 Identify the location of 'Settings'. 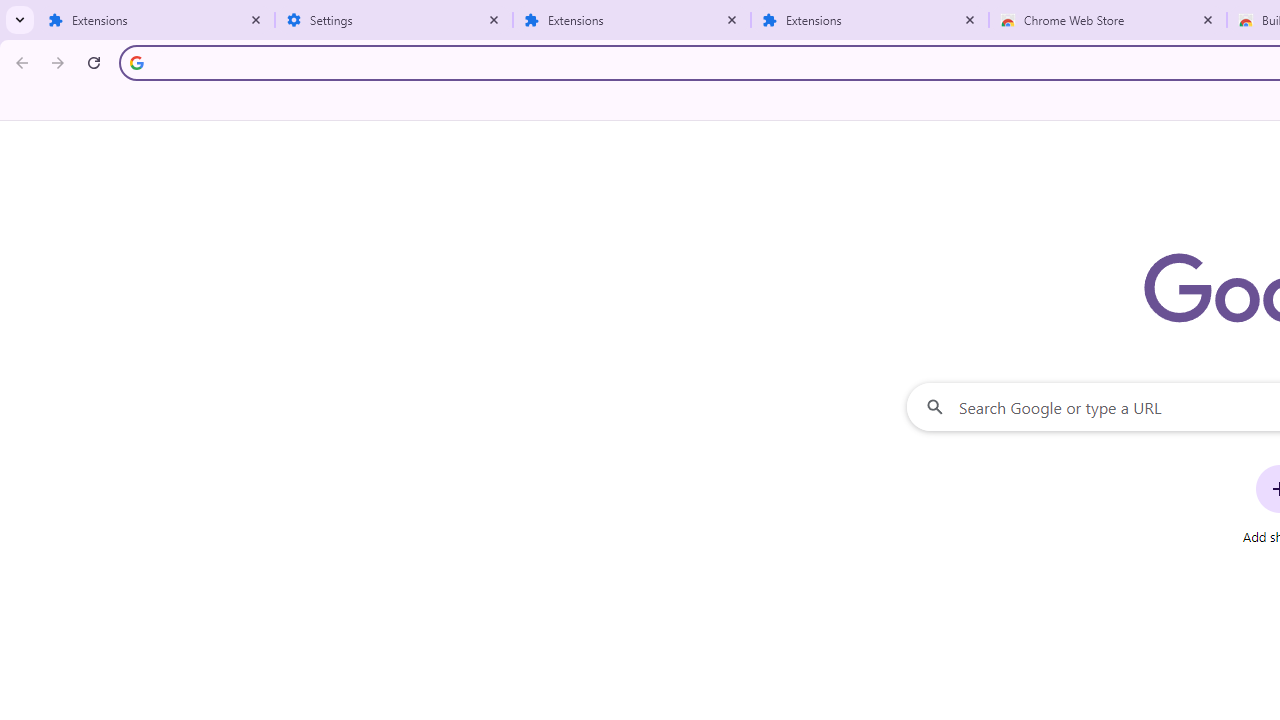
(394, 20).